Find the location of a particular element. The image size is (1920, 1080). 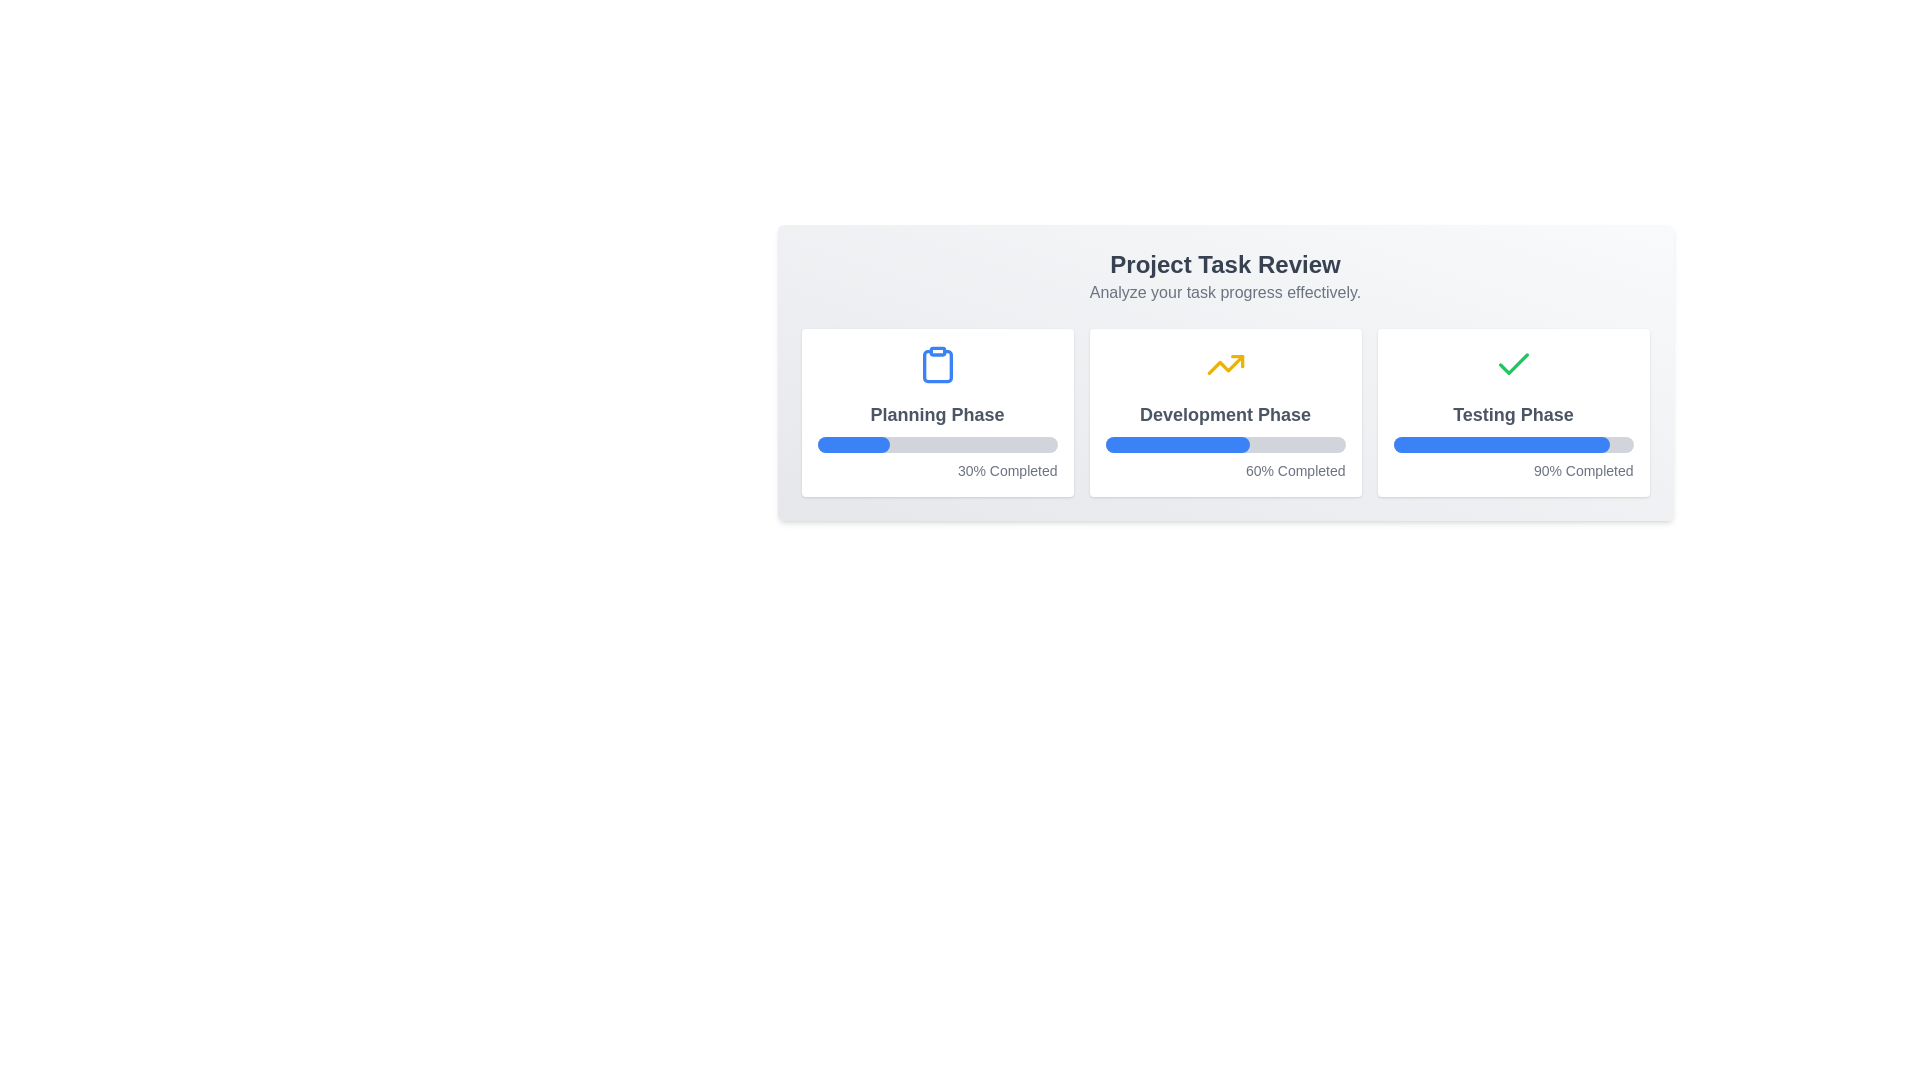

the progress bar representing 90% completion for the 'Testing Phase' task, located below the 'Testing Phase' label and above the '90% Completed' label is located at coordinates (1513, 443).